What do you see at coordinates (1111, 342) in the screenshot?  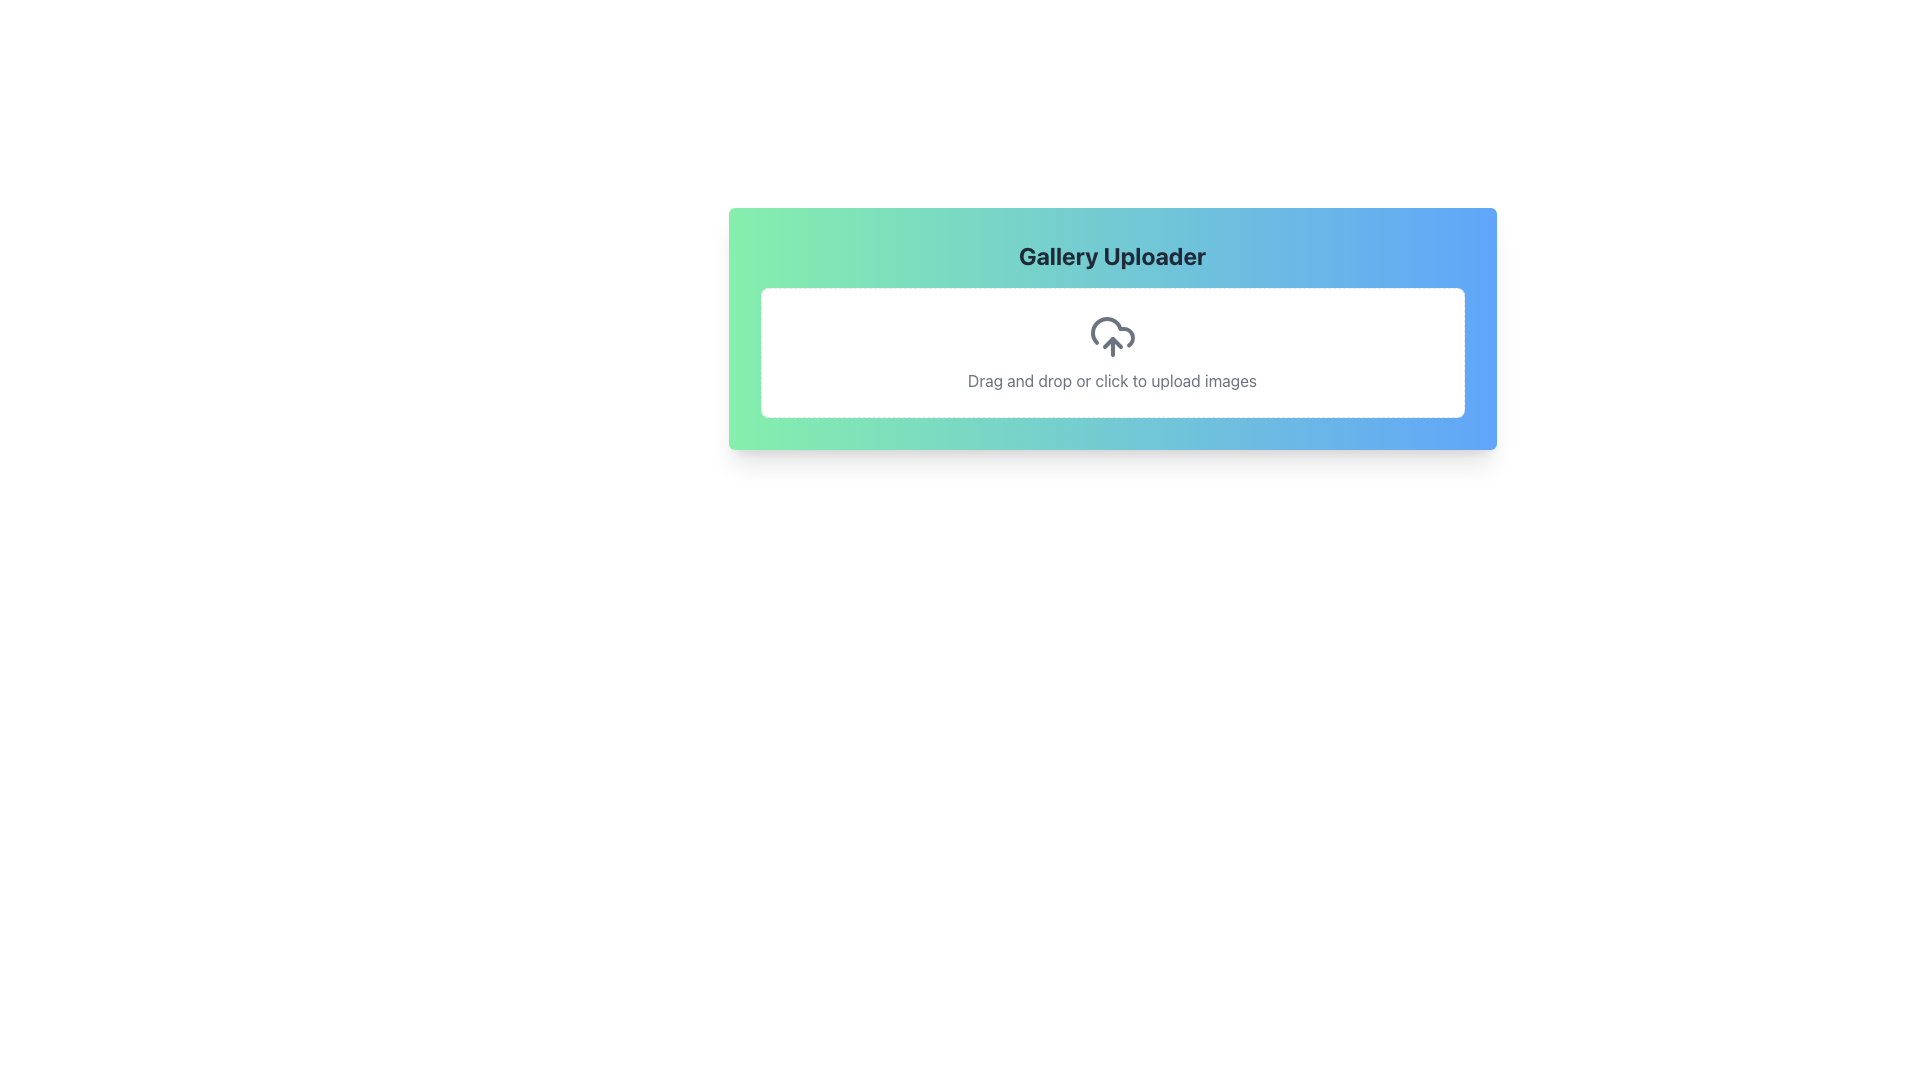 I see `the small triangular icon located in the center of the cloud-like shape within the upload component labeled 'Gallery Uploader'` at bounding box center [1111, 342].